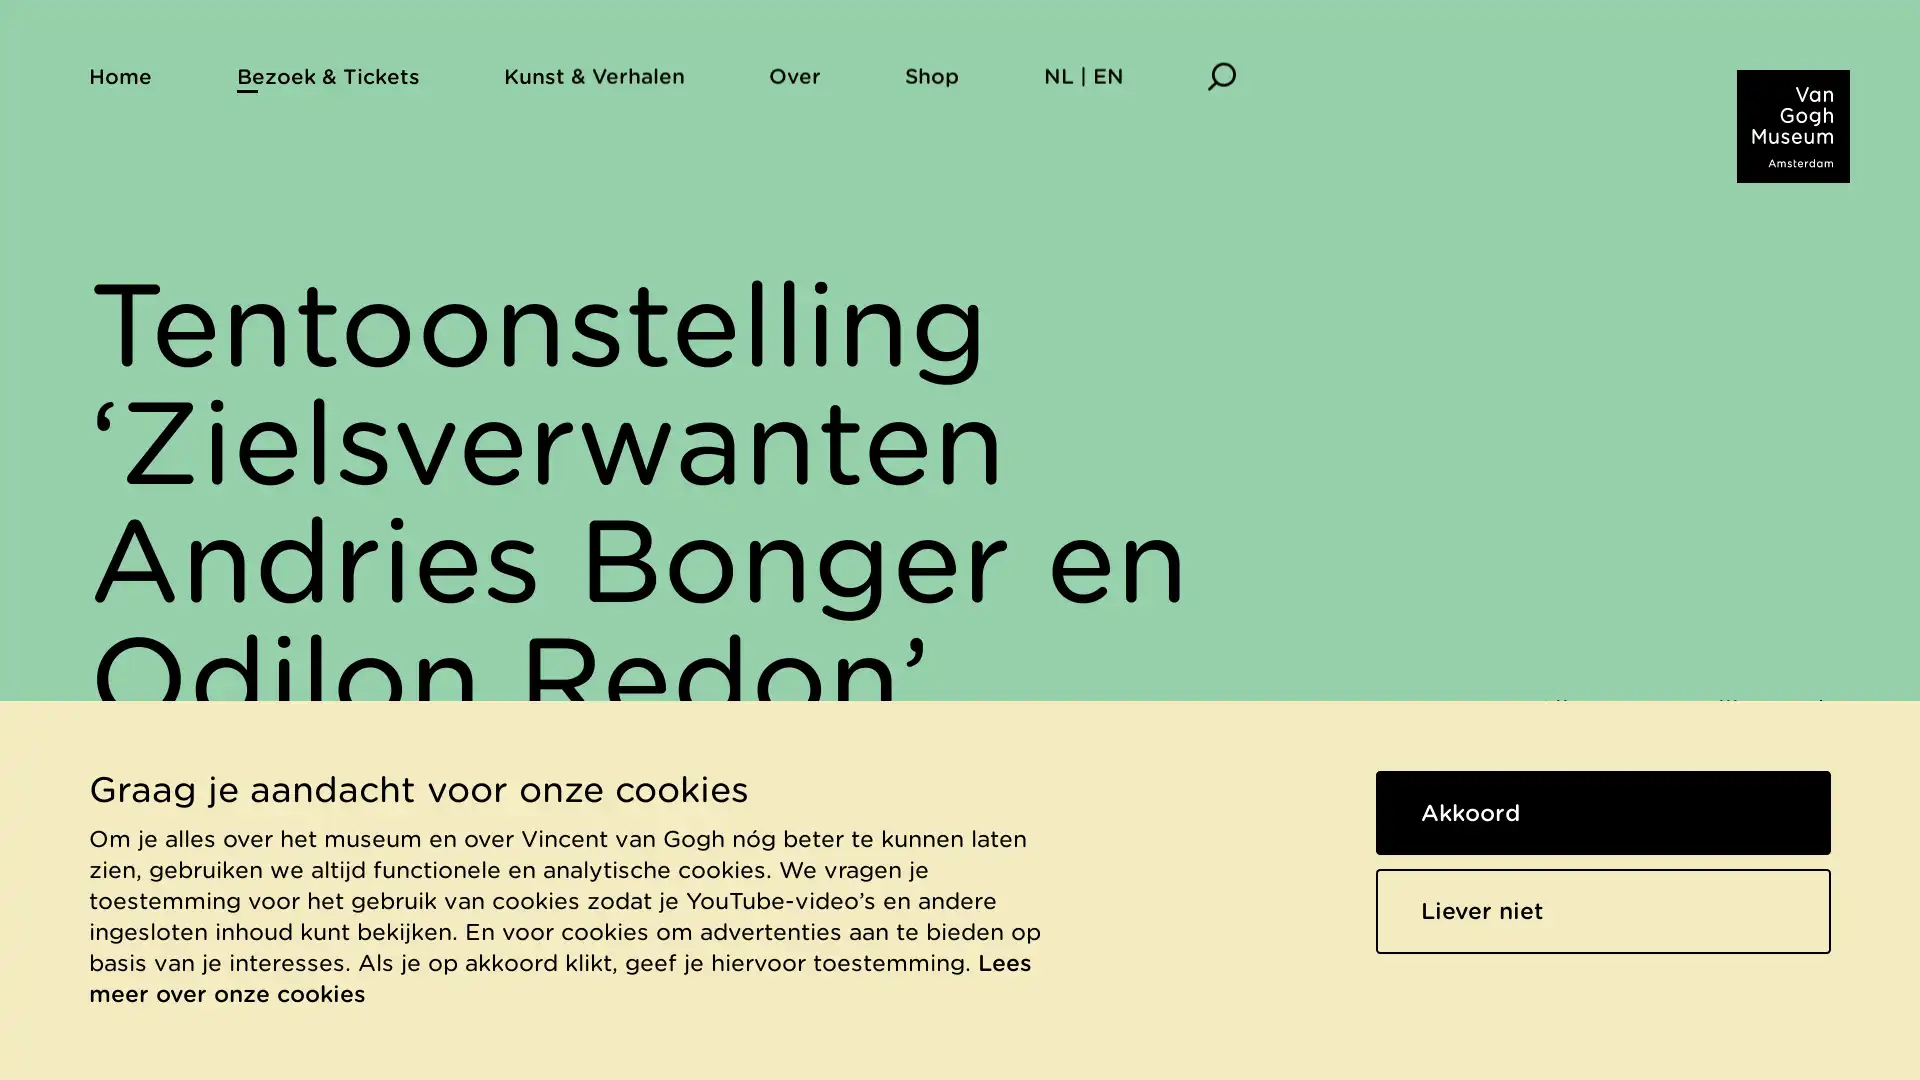 The image size is (1920, 1080). Describe the element at coordinates (1603, 812) in the screenshot. I see `Akkoord` at that location.